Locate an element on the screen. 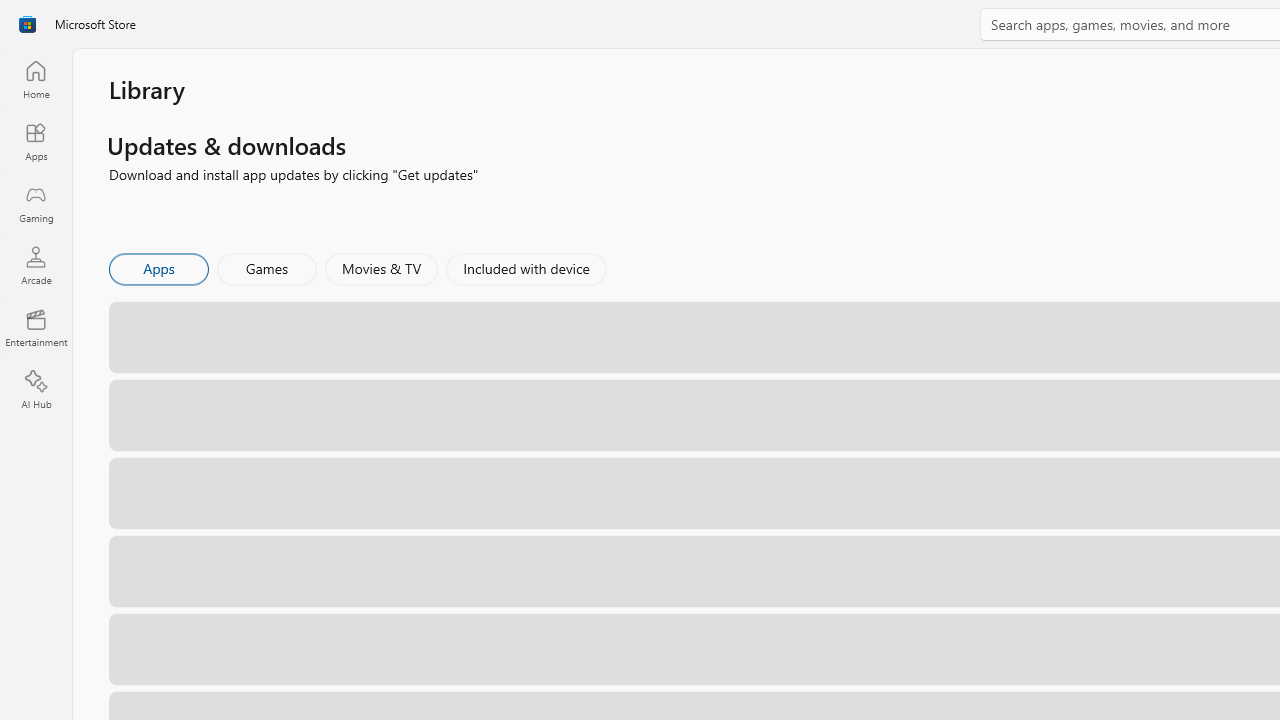 Image resolution: width=1280 pixels, height=720 pixels. 'AI Hub' is located at coordinates (35, 390).